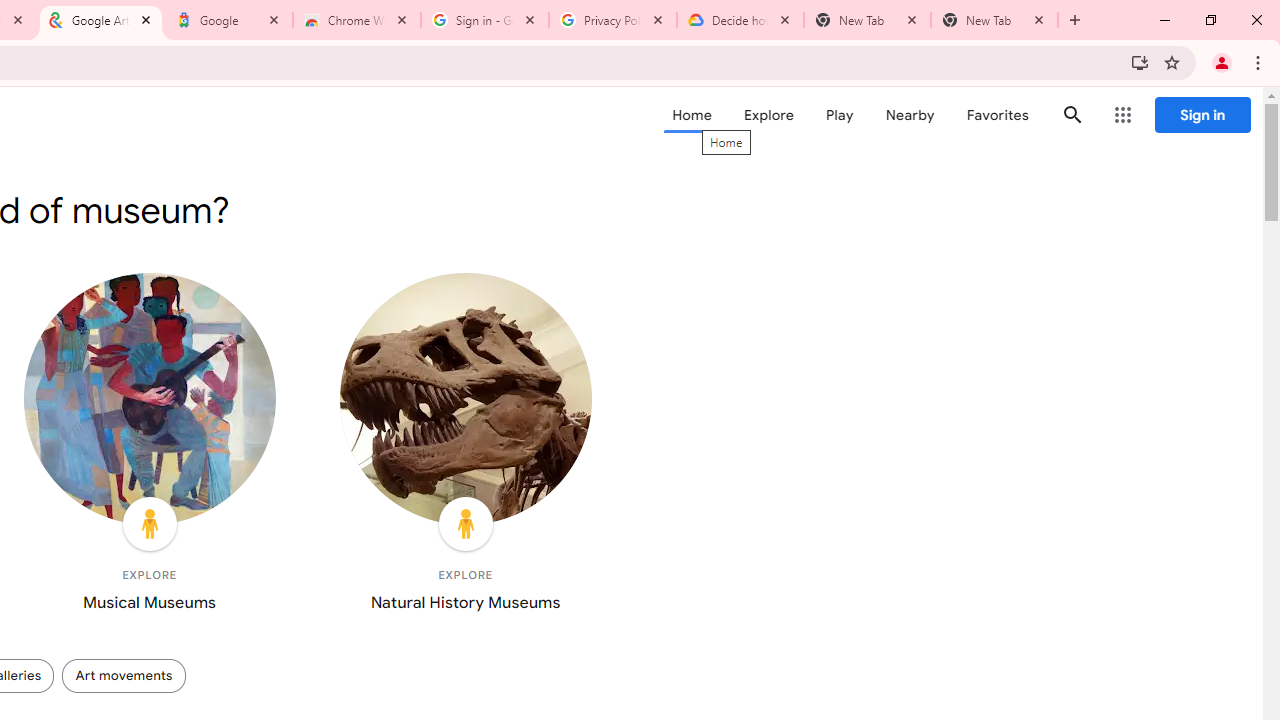  What do you see at coordinates (100, 20) in the screenshot?
I see `'Google Arts & Culture'` at bounding box center [100, 20].